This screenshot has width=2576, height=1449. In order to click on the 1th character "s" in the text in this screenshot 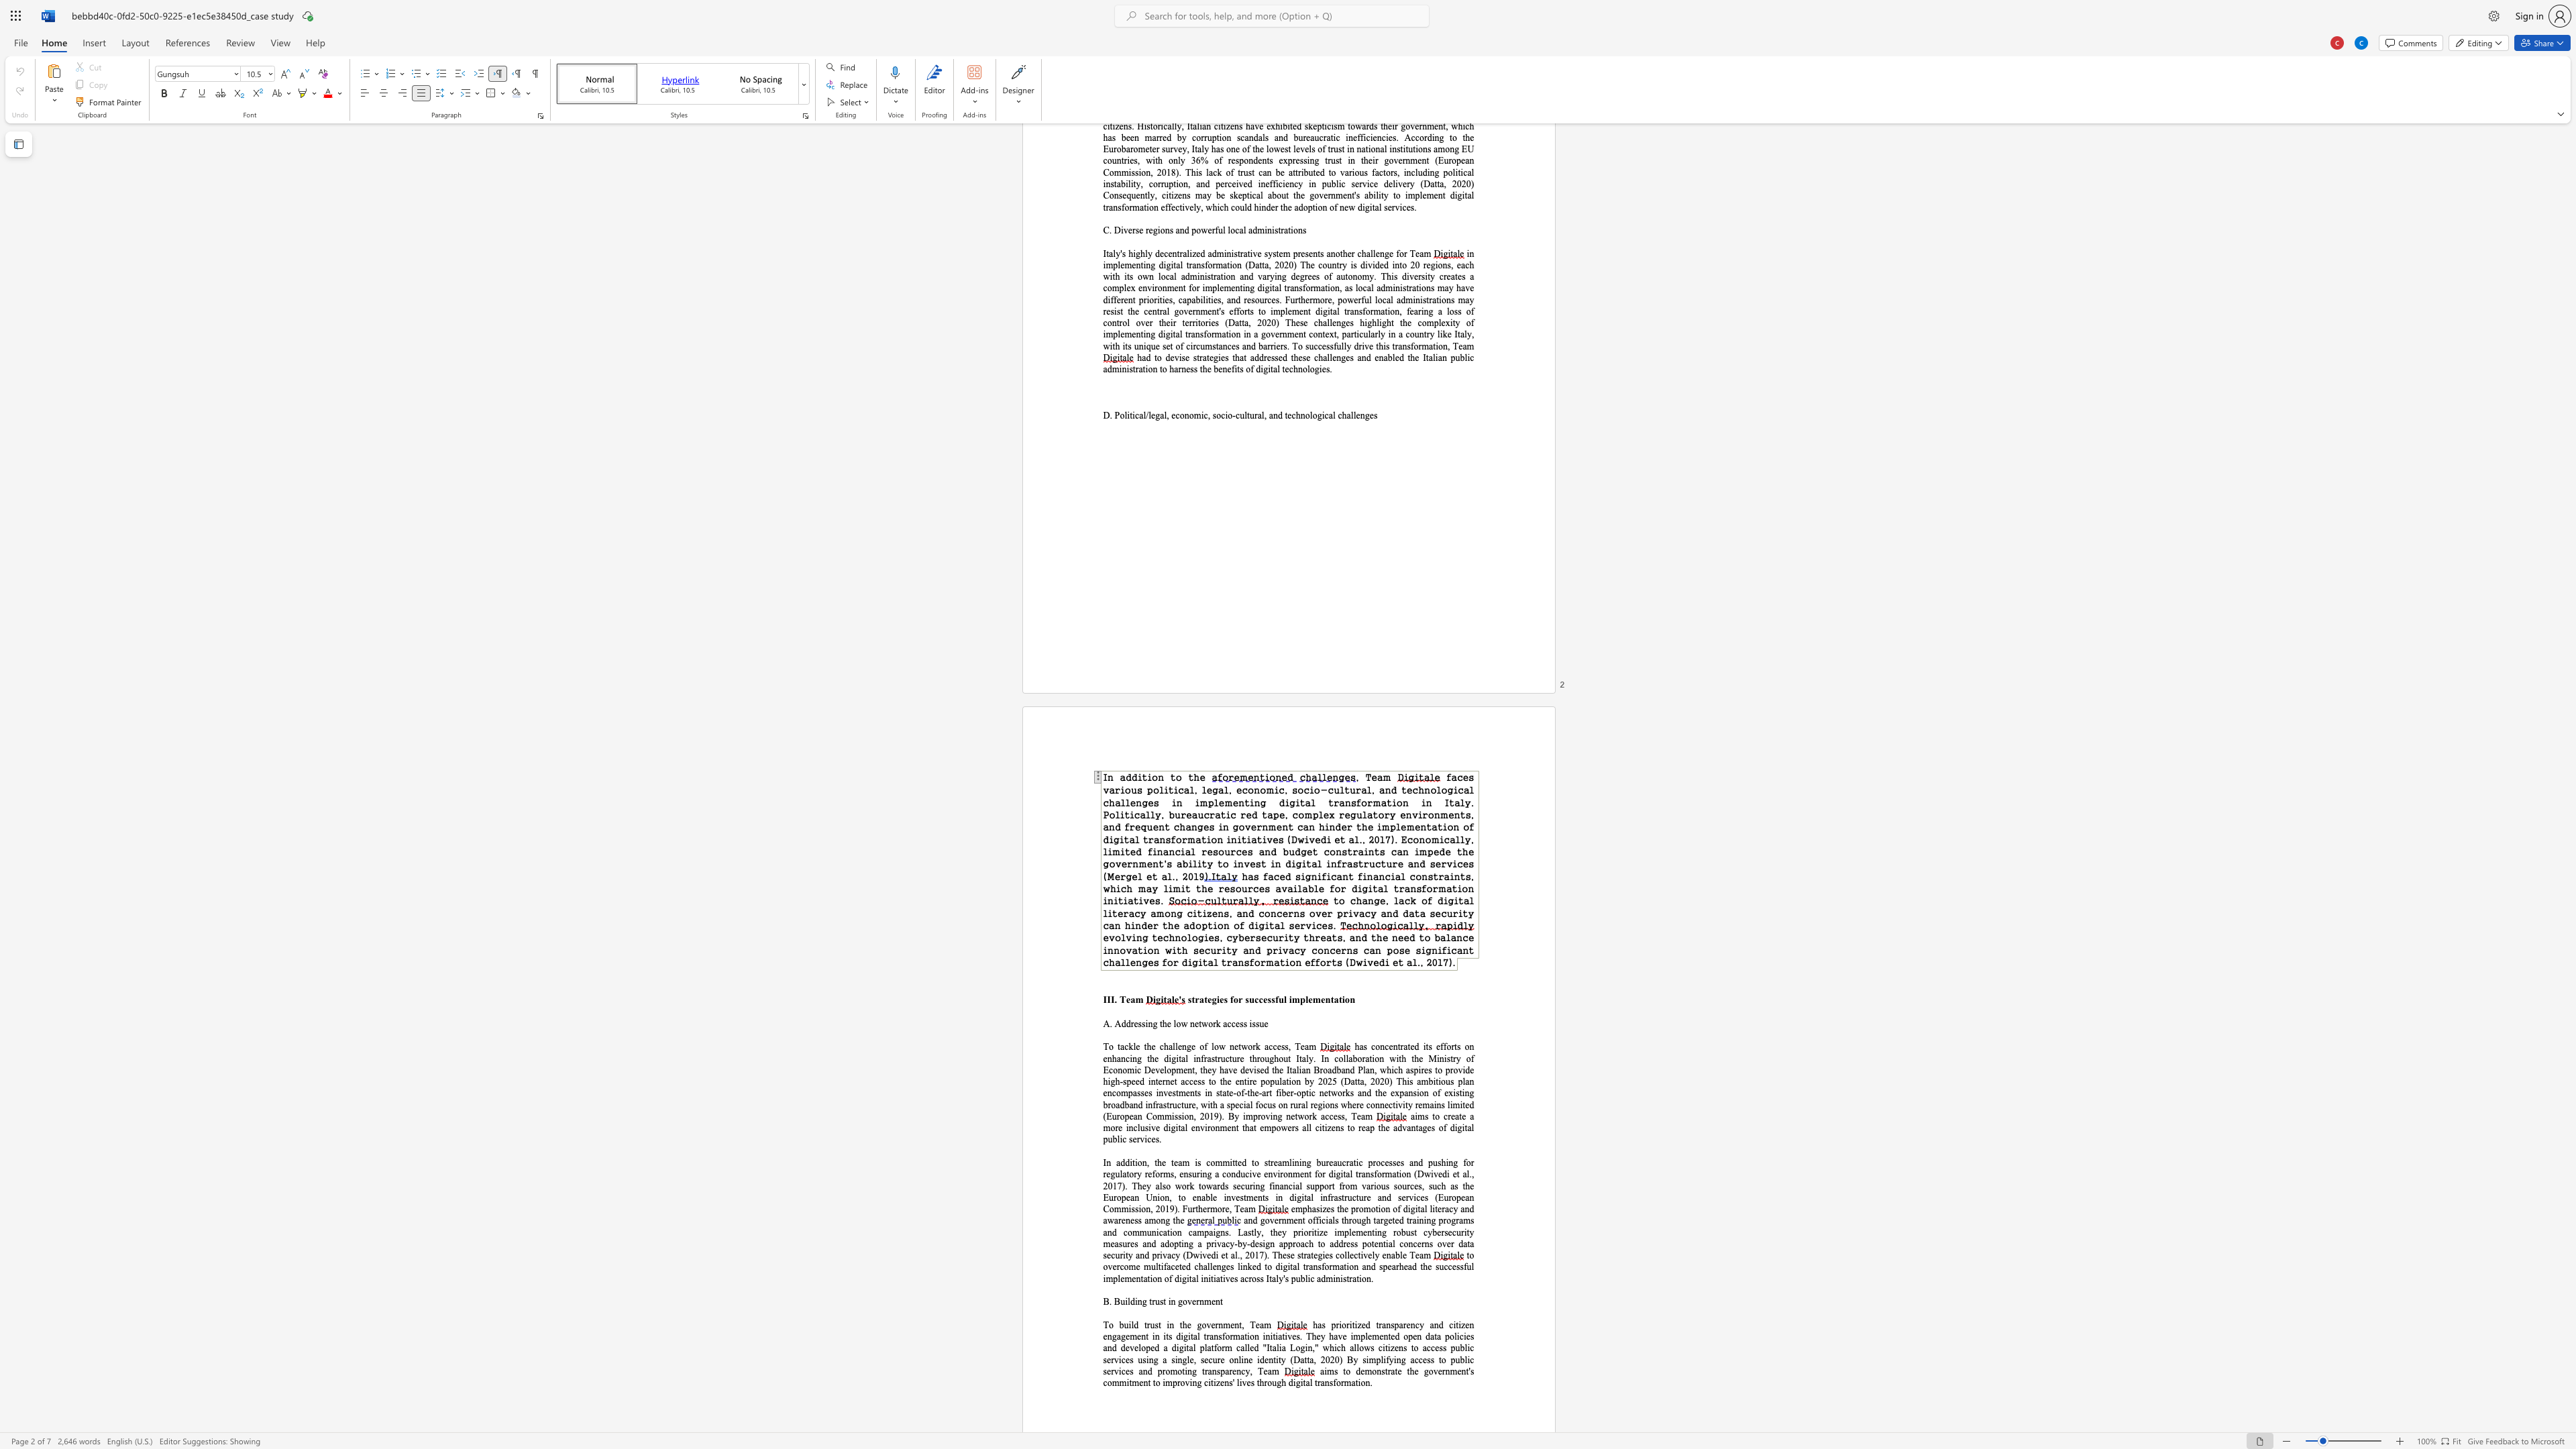, I will do `click(1189, 998)`.